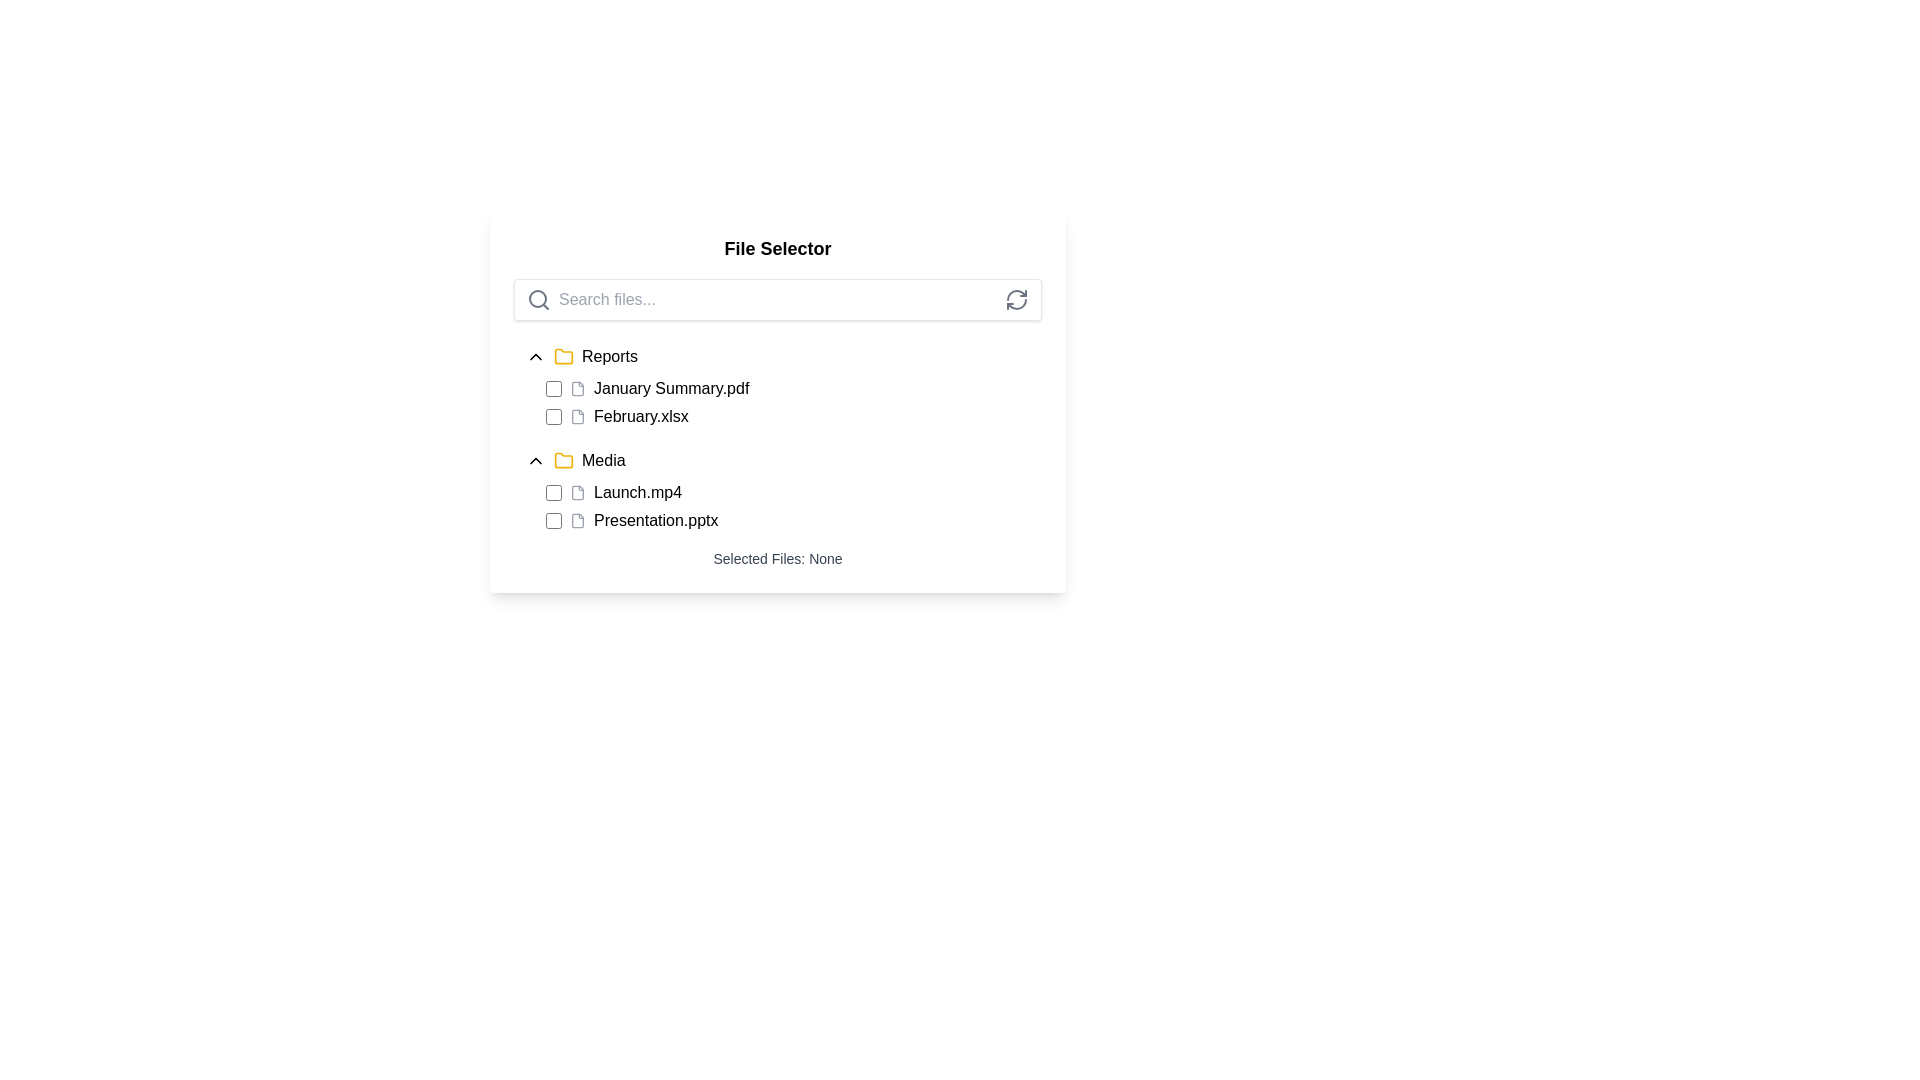  What do you see at coordinates (576, 519) in the screenshot?
I see `the main rectangular shape of the document outline icon, which is the first component in the SVG group and located to the left of the label 'Presentation.pptx' within the expanded 'Media' folder` at bounding box center [576, 519].